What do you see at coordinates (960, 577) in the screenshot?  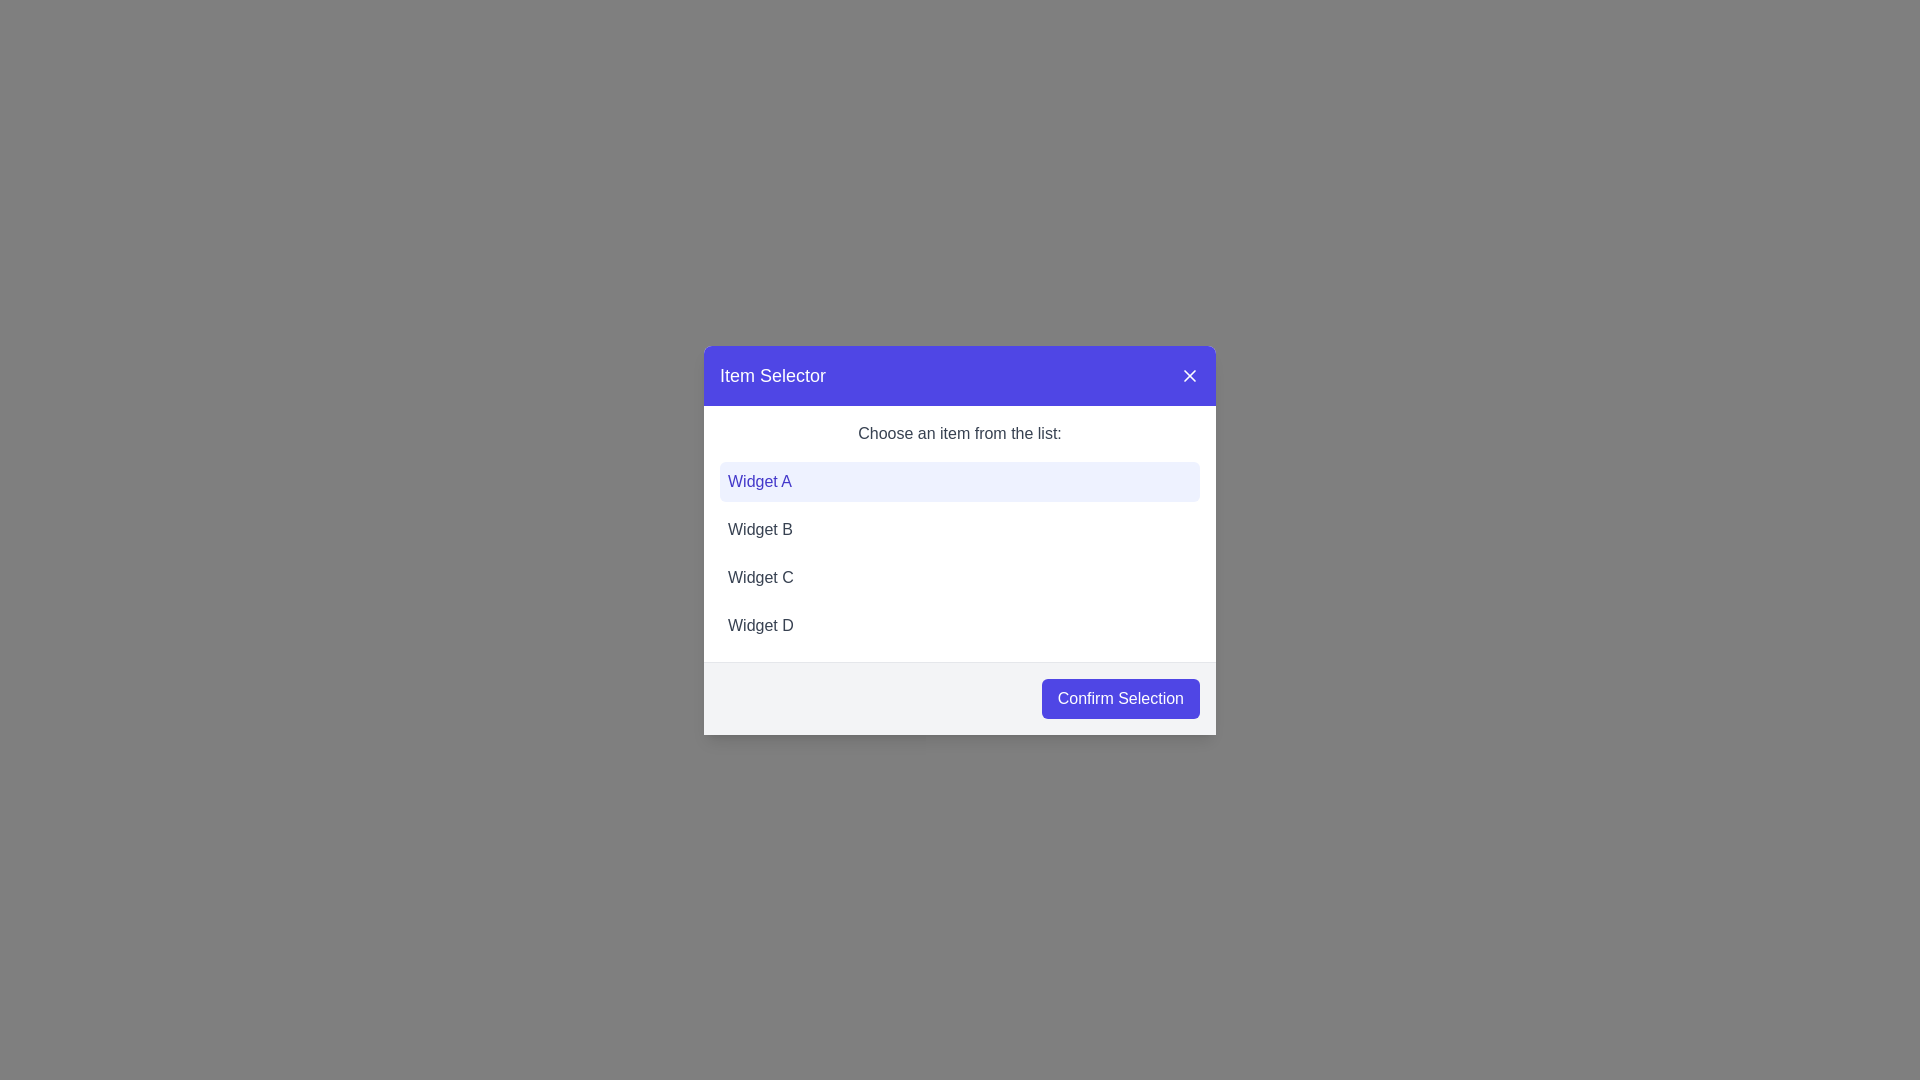 I see `the third item in the selectable list labeled 'Widget C' within the 'Item Selector' modal` at bounding box center [960, 577].